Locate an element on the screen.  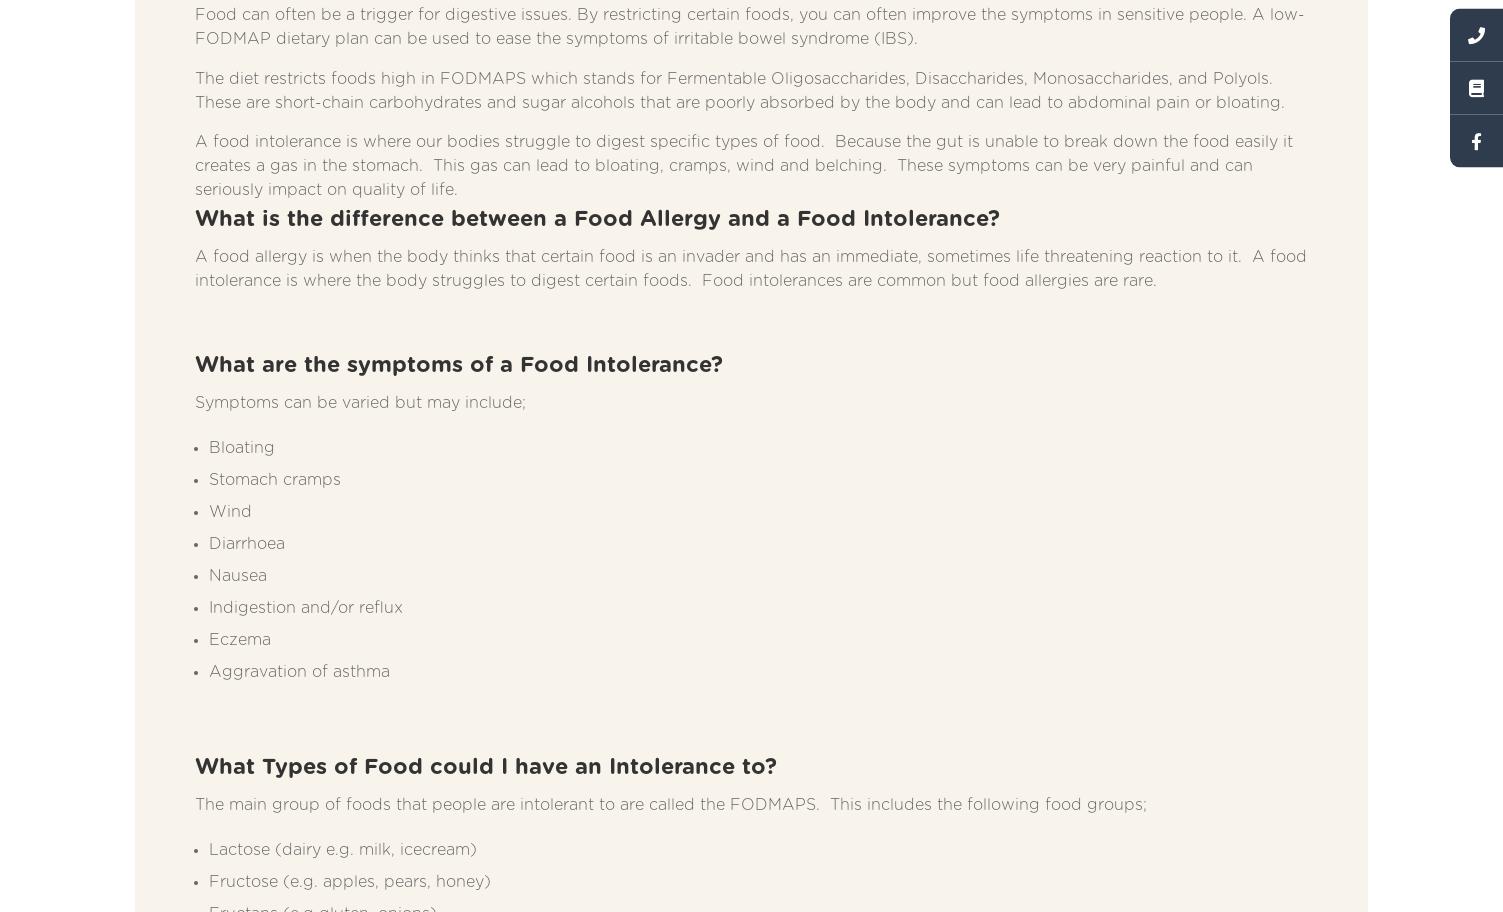
'What Types of Food could I have an Intolerance to?' is located at coordinates (485, 765).